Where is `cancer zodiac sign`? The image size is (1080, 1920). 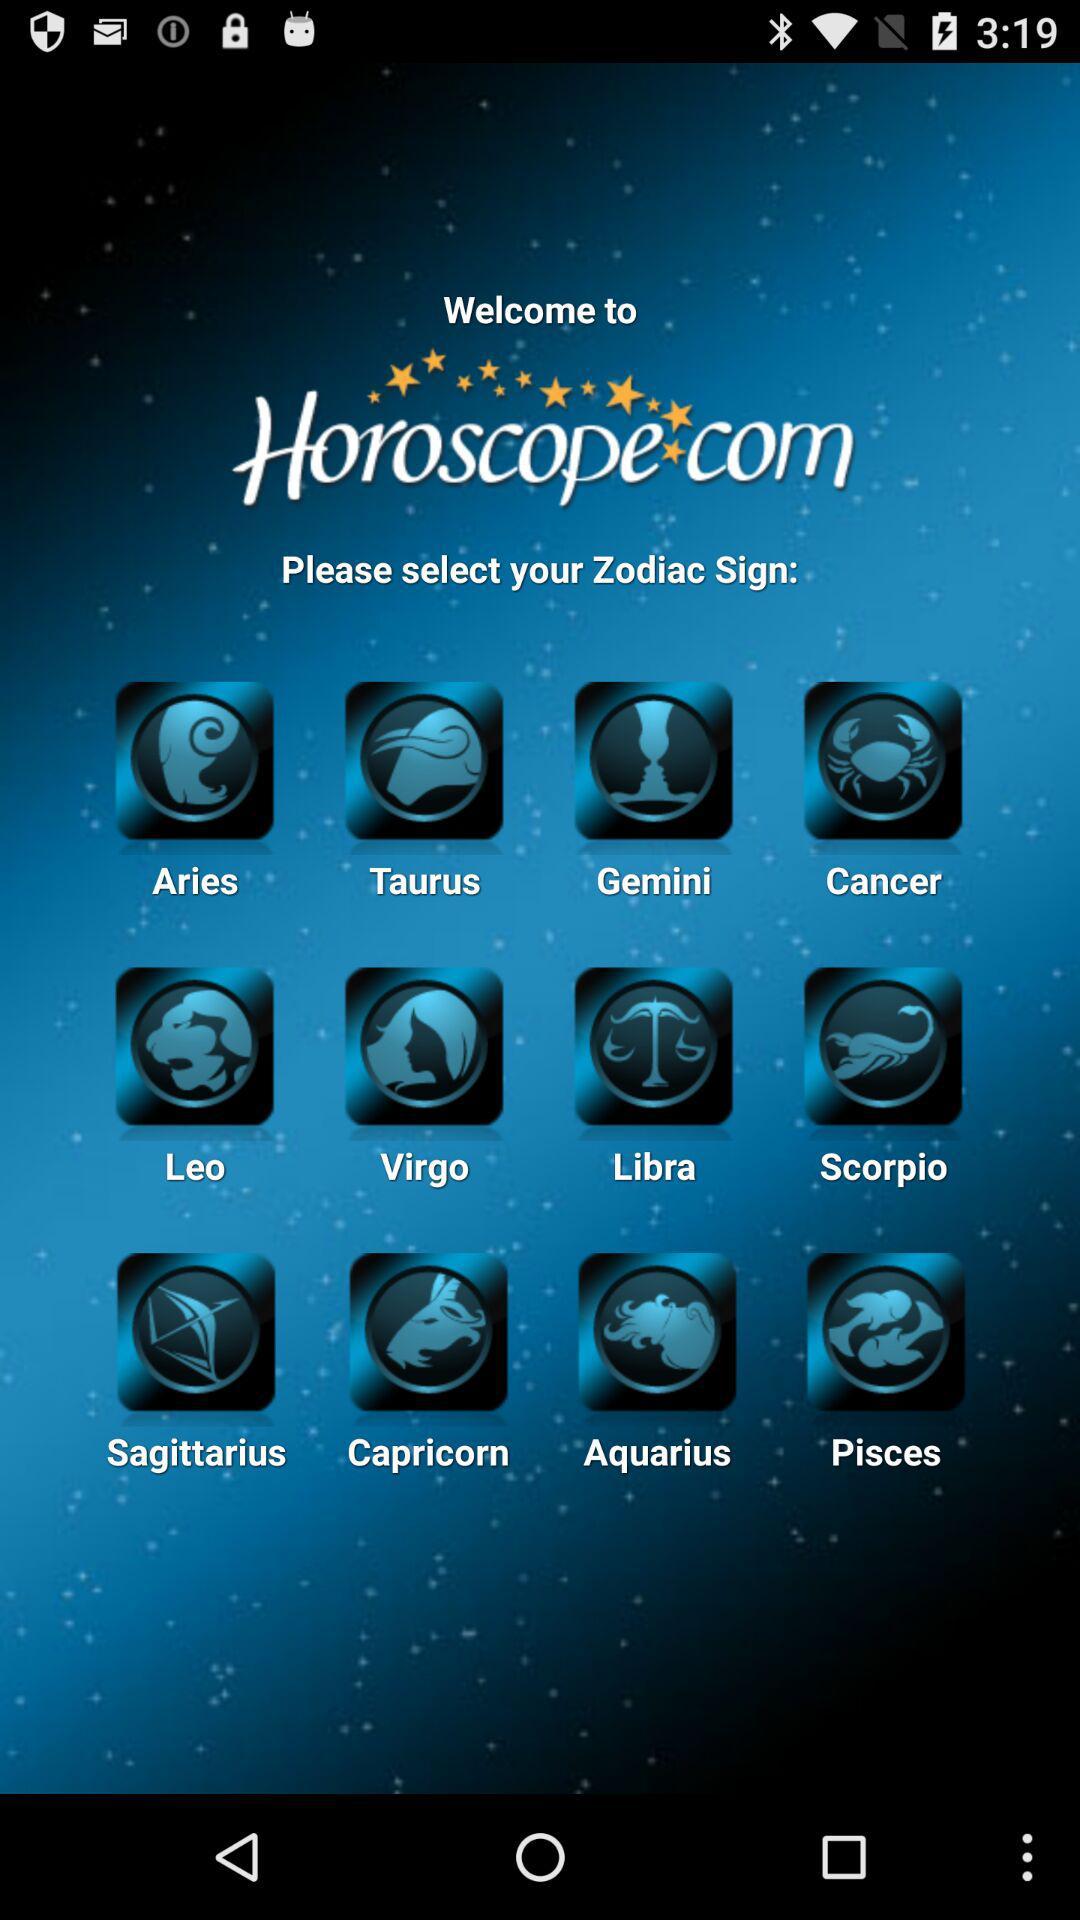 cancer zodiac sign is located at coordinates (882, 756).